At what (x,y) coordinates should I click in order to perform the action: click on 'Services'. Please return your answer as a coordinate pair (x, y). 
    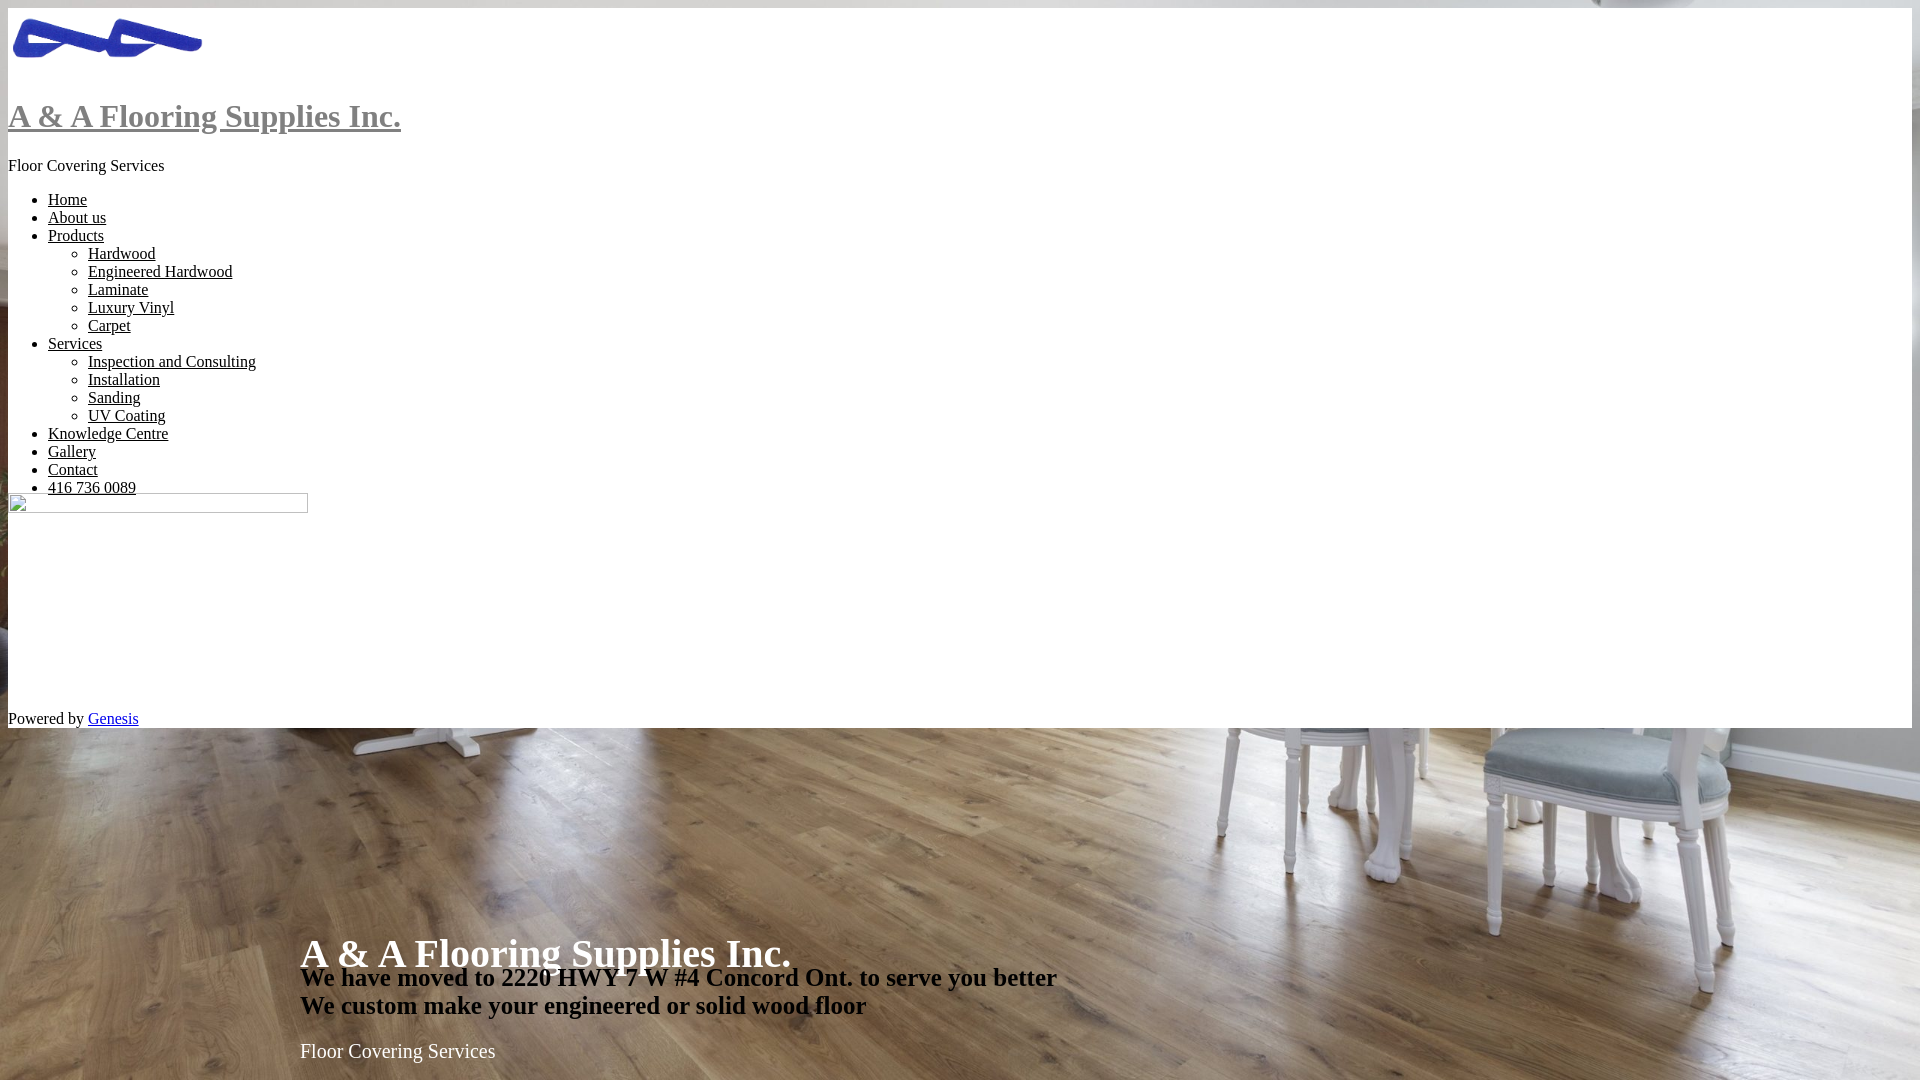
    Looking at the image, I should click on (75, 342).